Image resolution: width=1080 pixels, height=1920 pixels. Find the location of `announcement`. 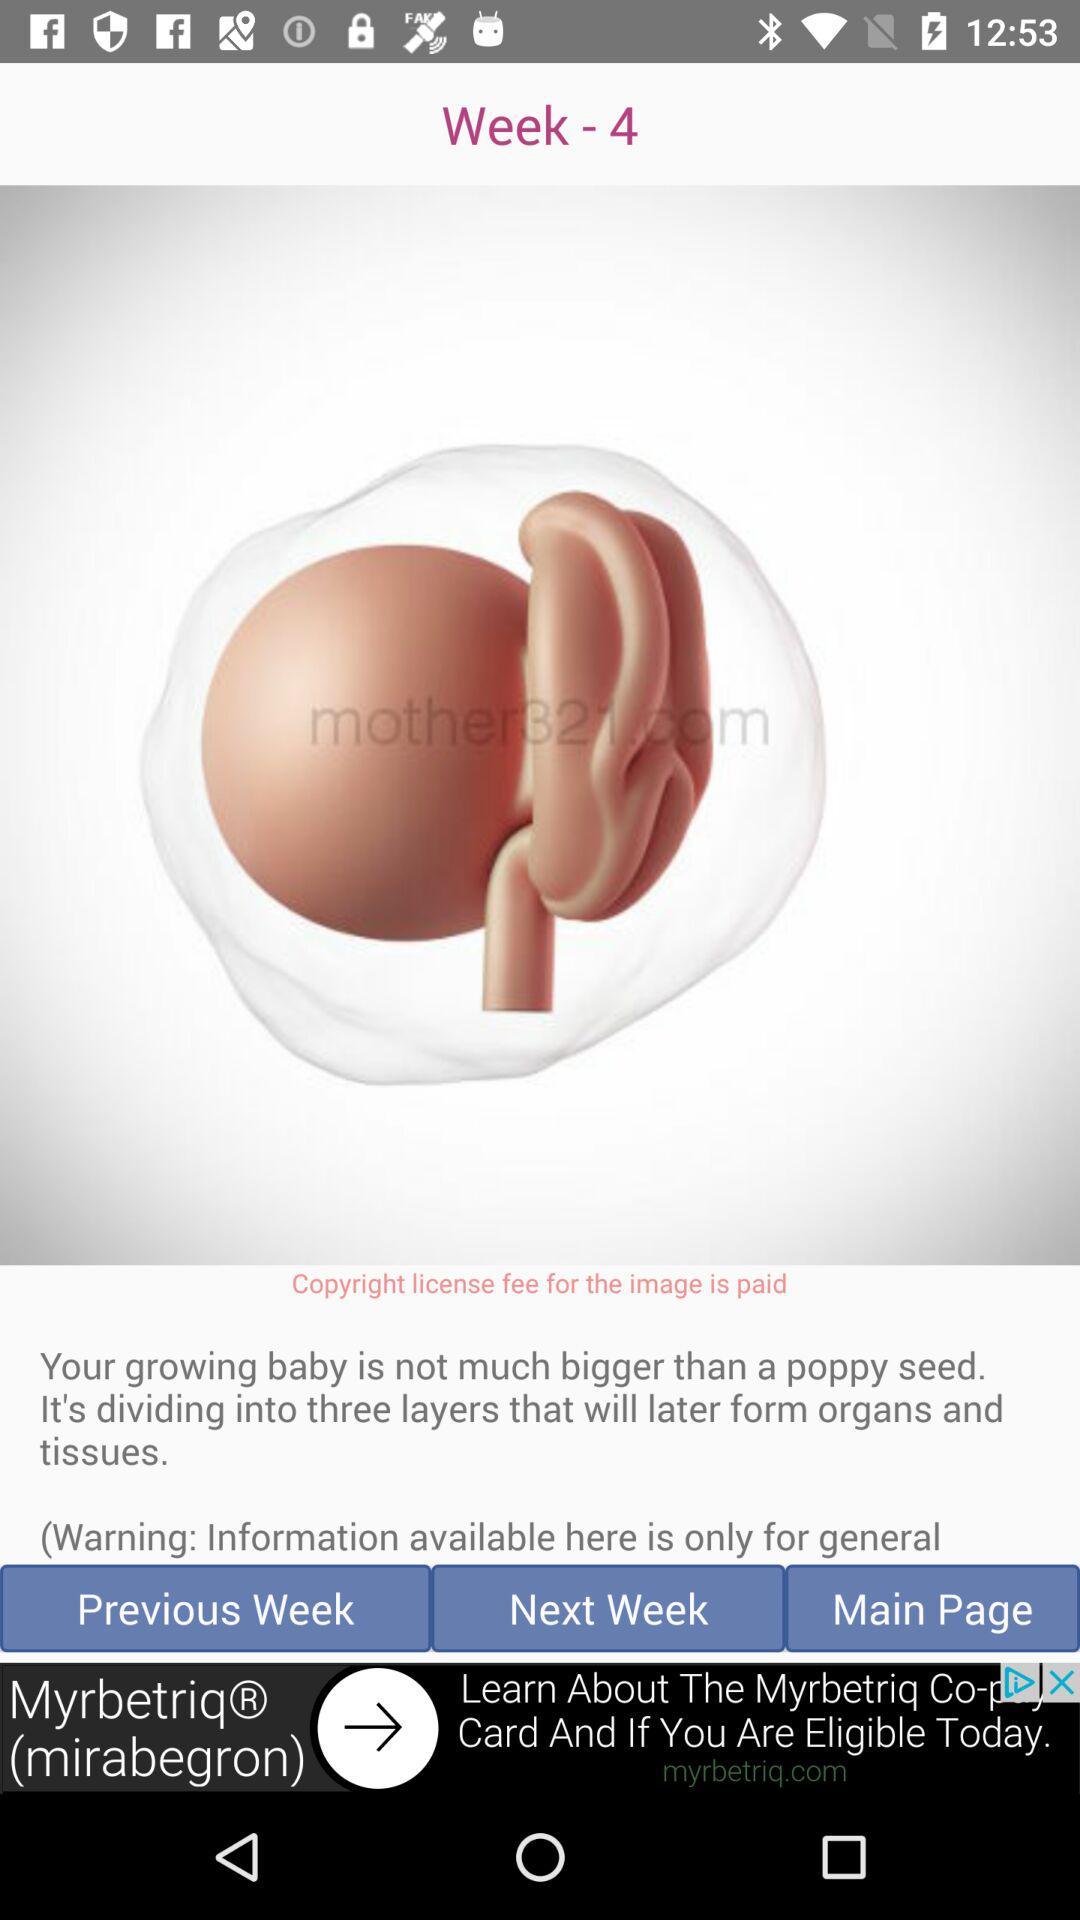

announcement is located at coordinates (540, 1727).